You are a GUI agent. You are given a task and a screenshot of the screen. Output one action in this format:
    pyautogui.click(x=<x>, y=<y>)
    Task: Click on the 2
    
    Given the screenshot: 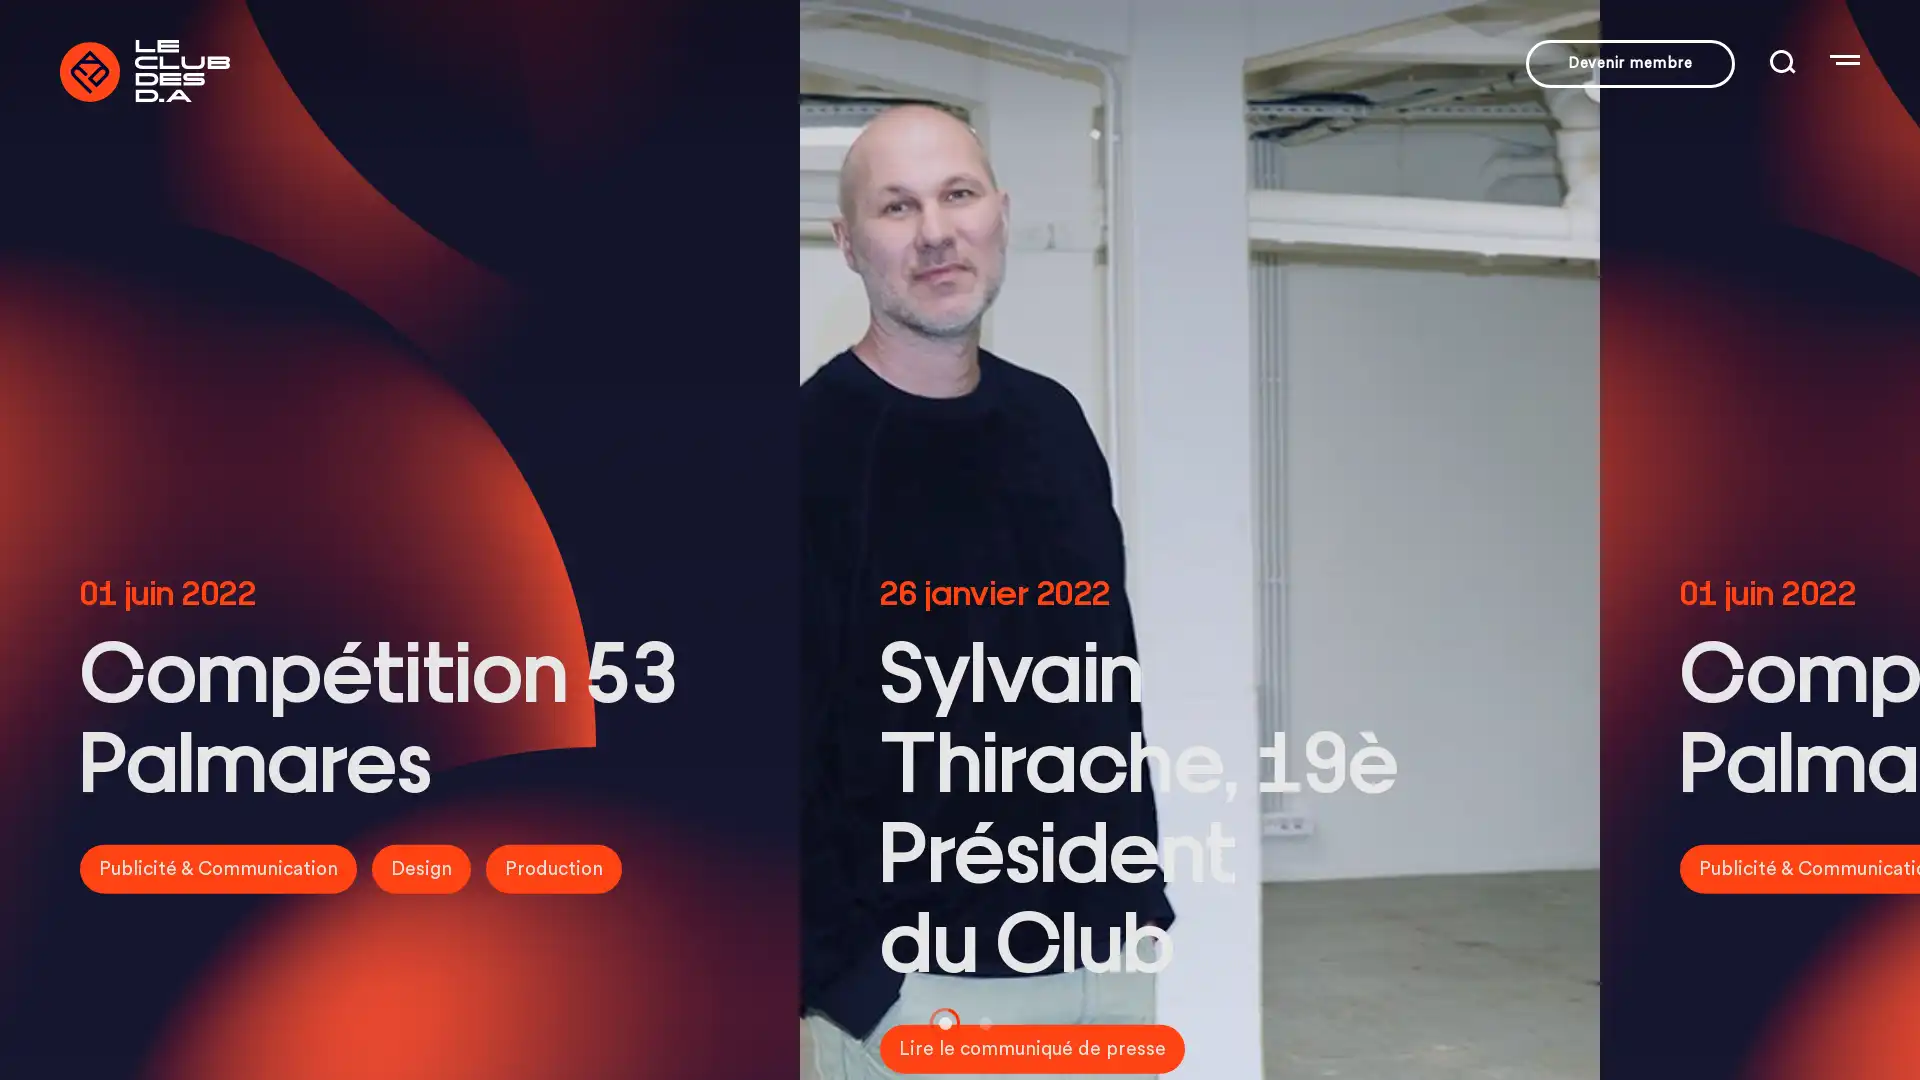 What is the action you would take?
    pyautogui.click(x=979, y=1023)
    